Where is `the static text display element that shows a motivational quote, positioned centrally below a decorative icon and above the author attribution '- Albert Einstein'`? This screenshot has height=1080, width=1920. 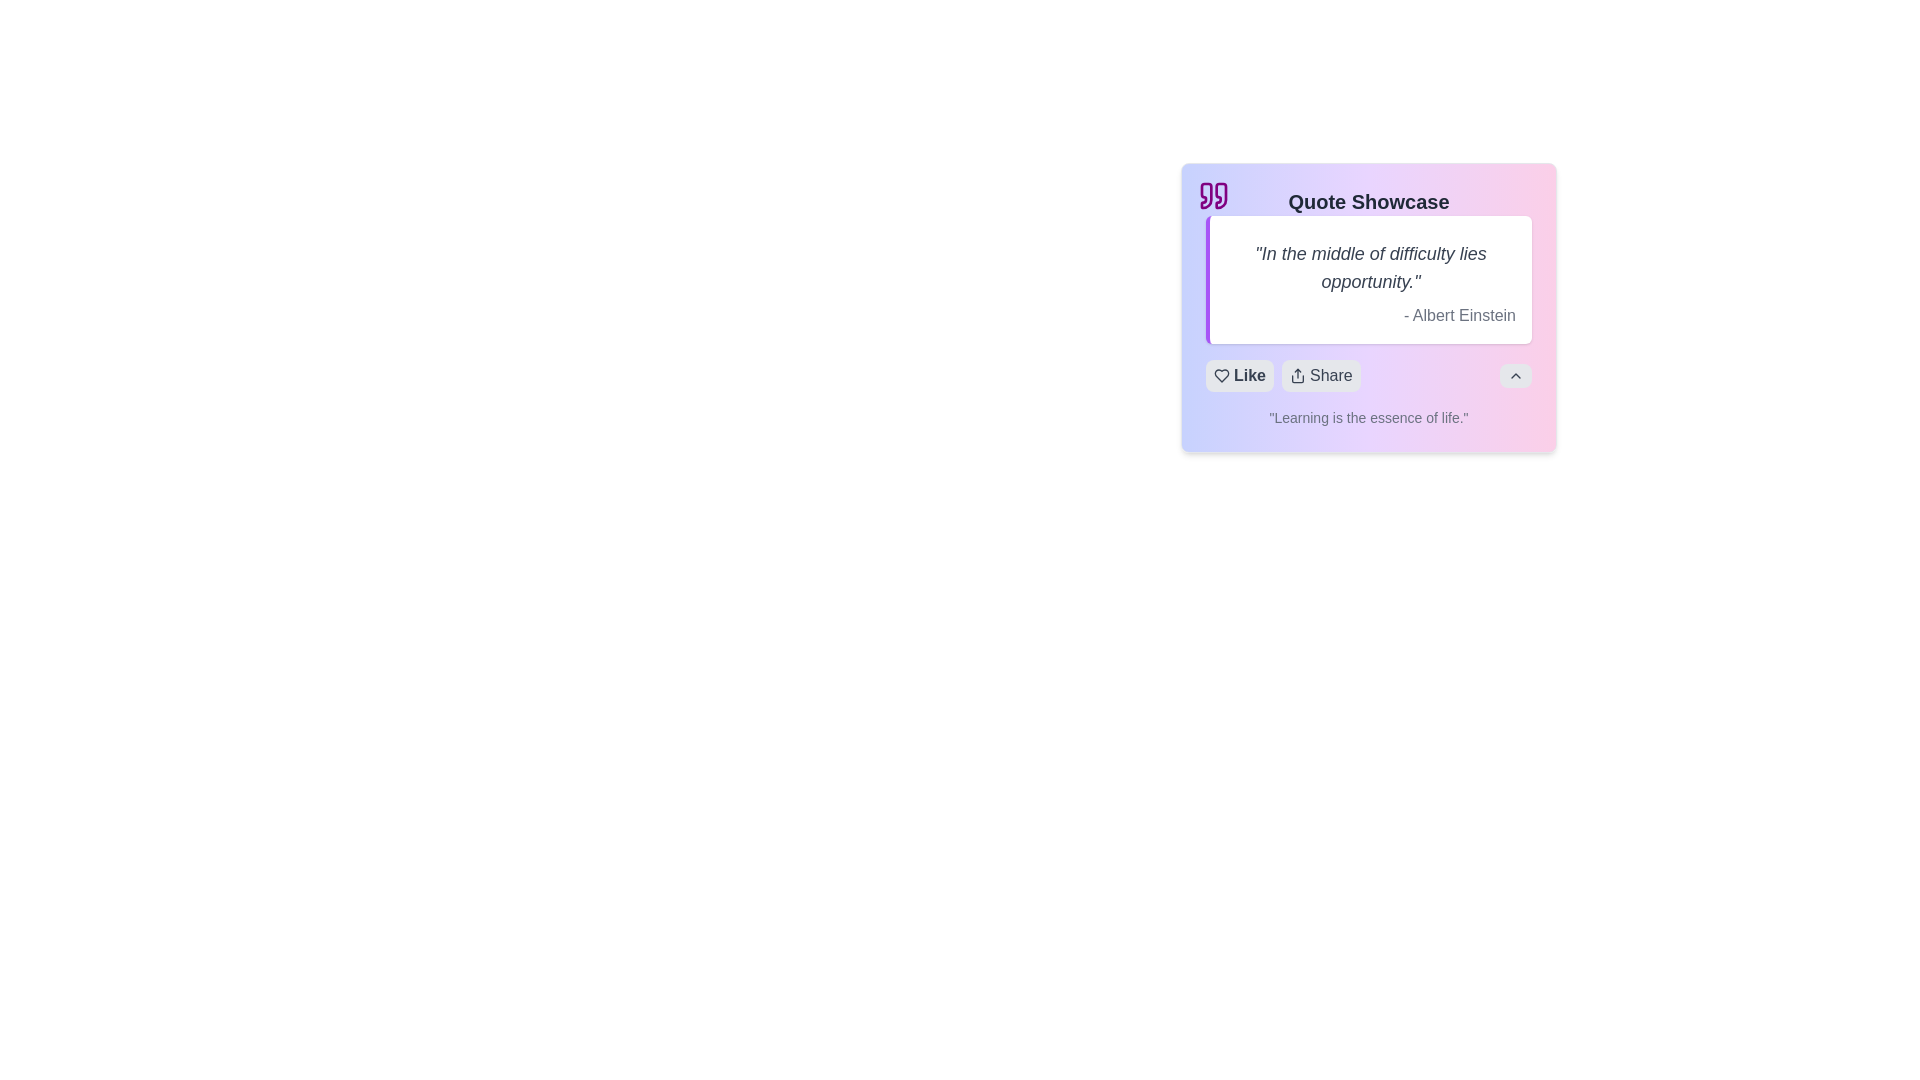 the static text display element that shows a motivational quote, positioned centrally below a decorative icon and above the author attribution '- Albert Einstein' is located at coordinates (1370, 266).